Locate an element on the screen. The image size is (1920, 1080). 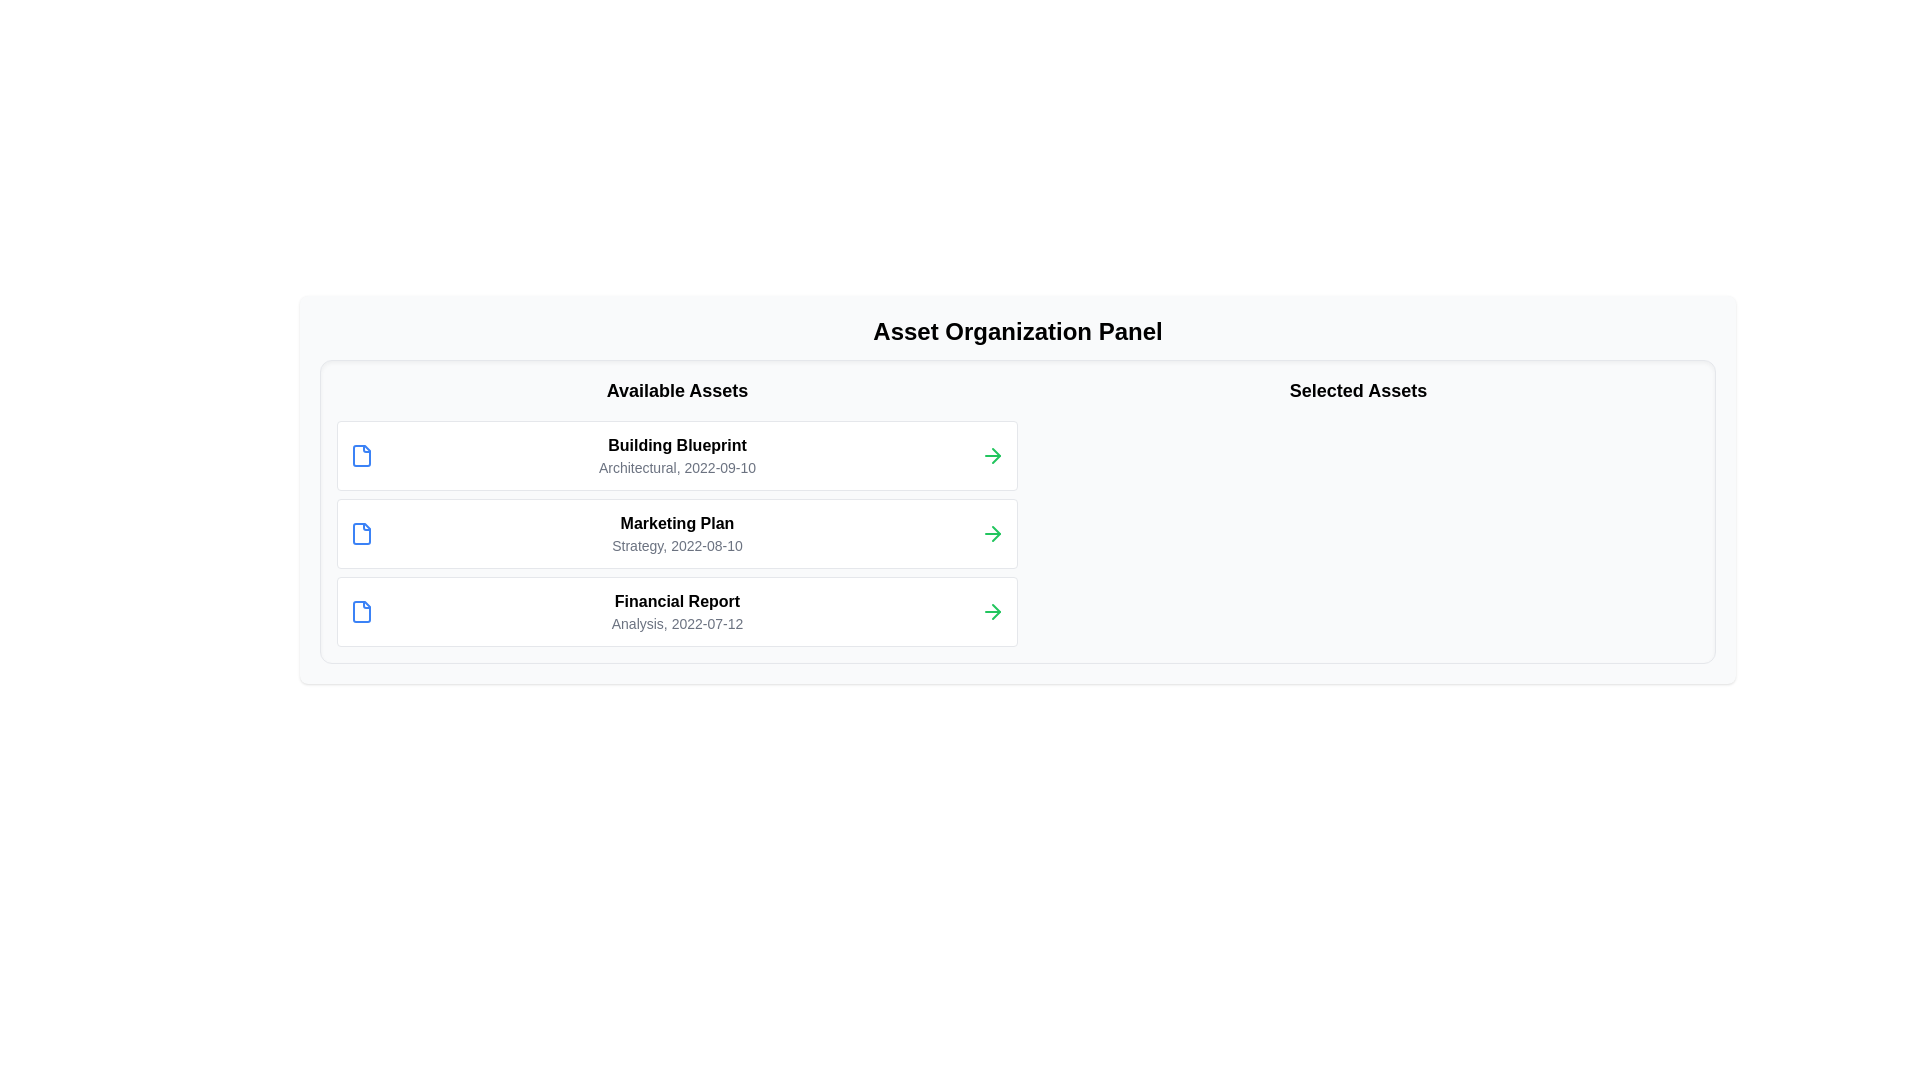
the action/navigation chevron icon next to the 'Marketing Plan' list item in the 'Available Assets' section is located at coordinates (996, 455).